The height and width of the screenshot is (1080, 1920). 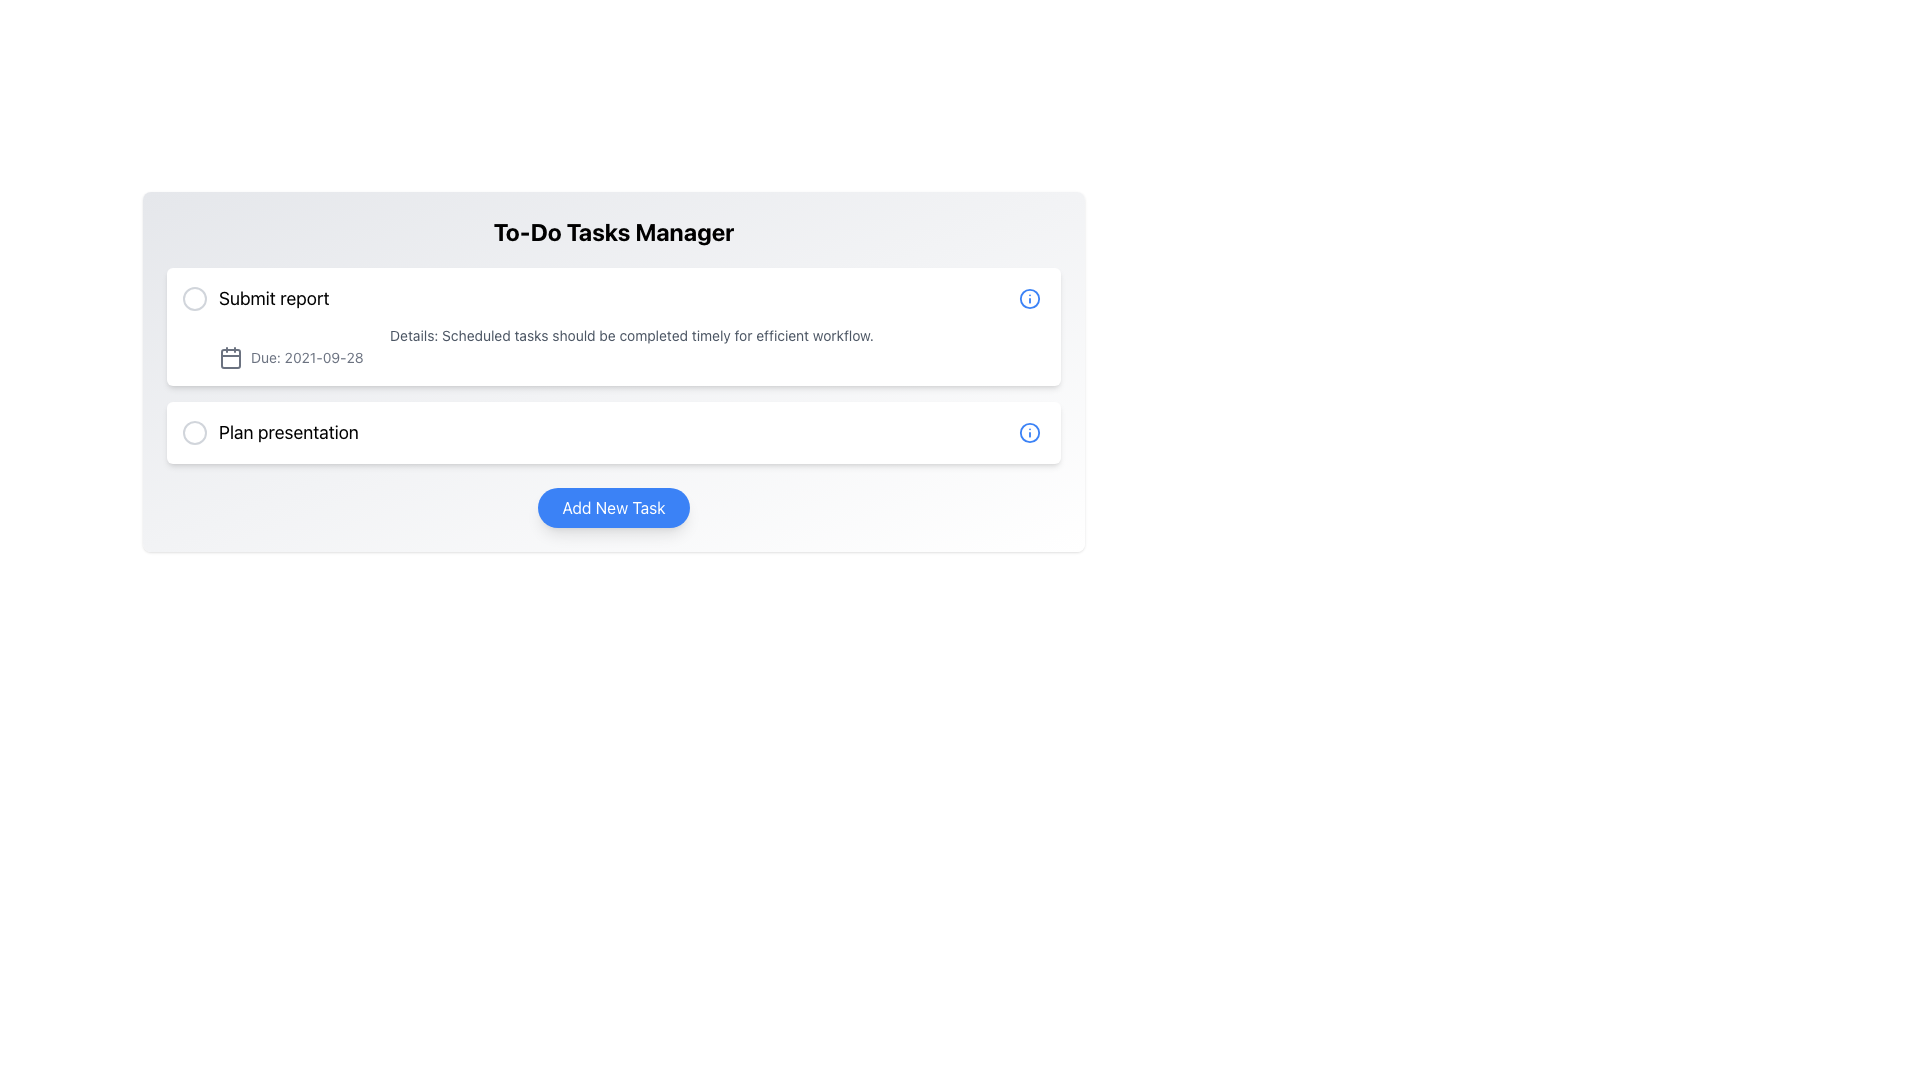 What do you see at coordinates (1030, 299) in the screenshot?
I see `the information icon resembling a circled 'i' located in the top-right corner of the 'Submit Report' task component` at bounding box center [1030, 299].